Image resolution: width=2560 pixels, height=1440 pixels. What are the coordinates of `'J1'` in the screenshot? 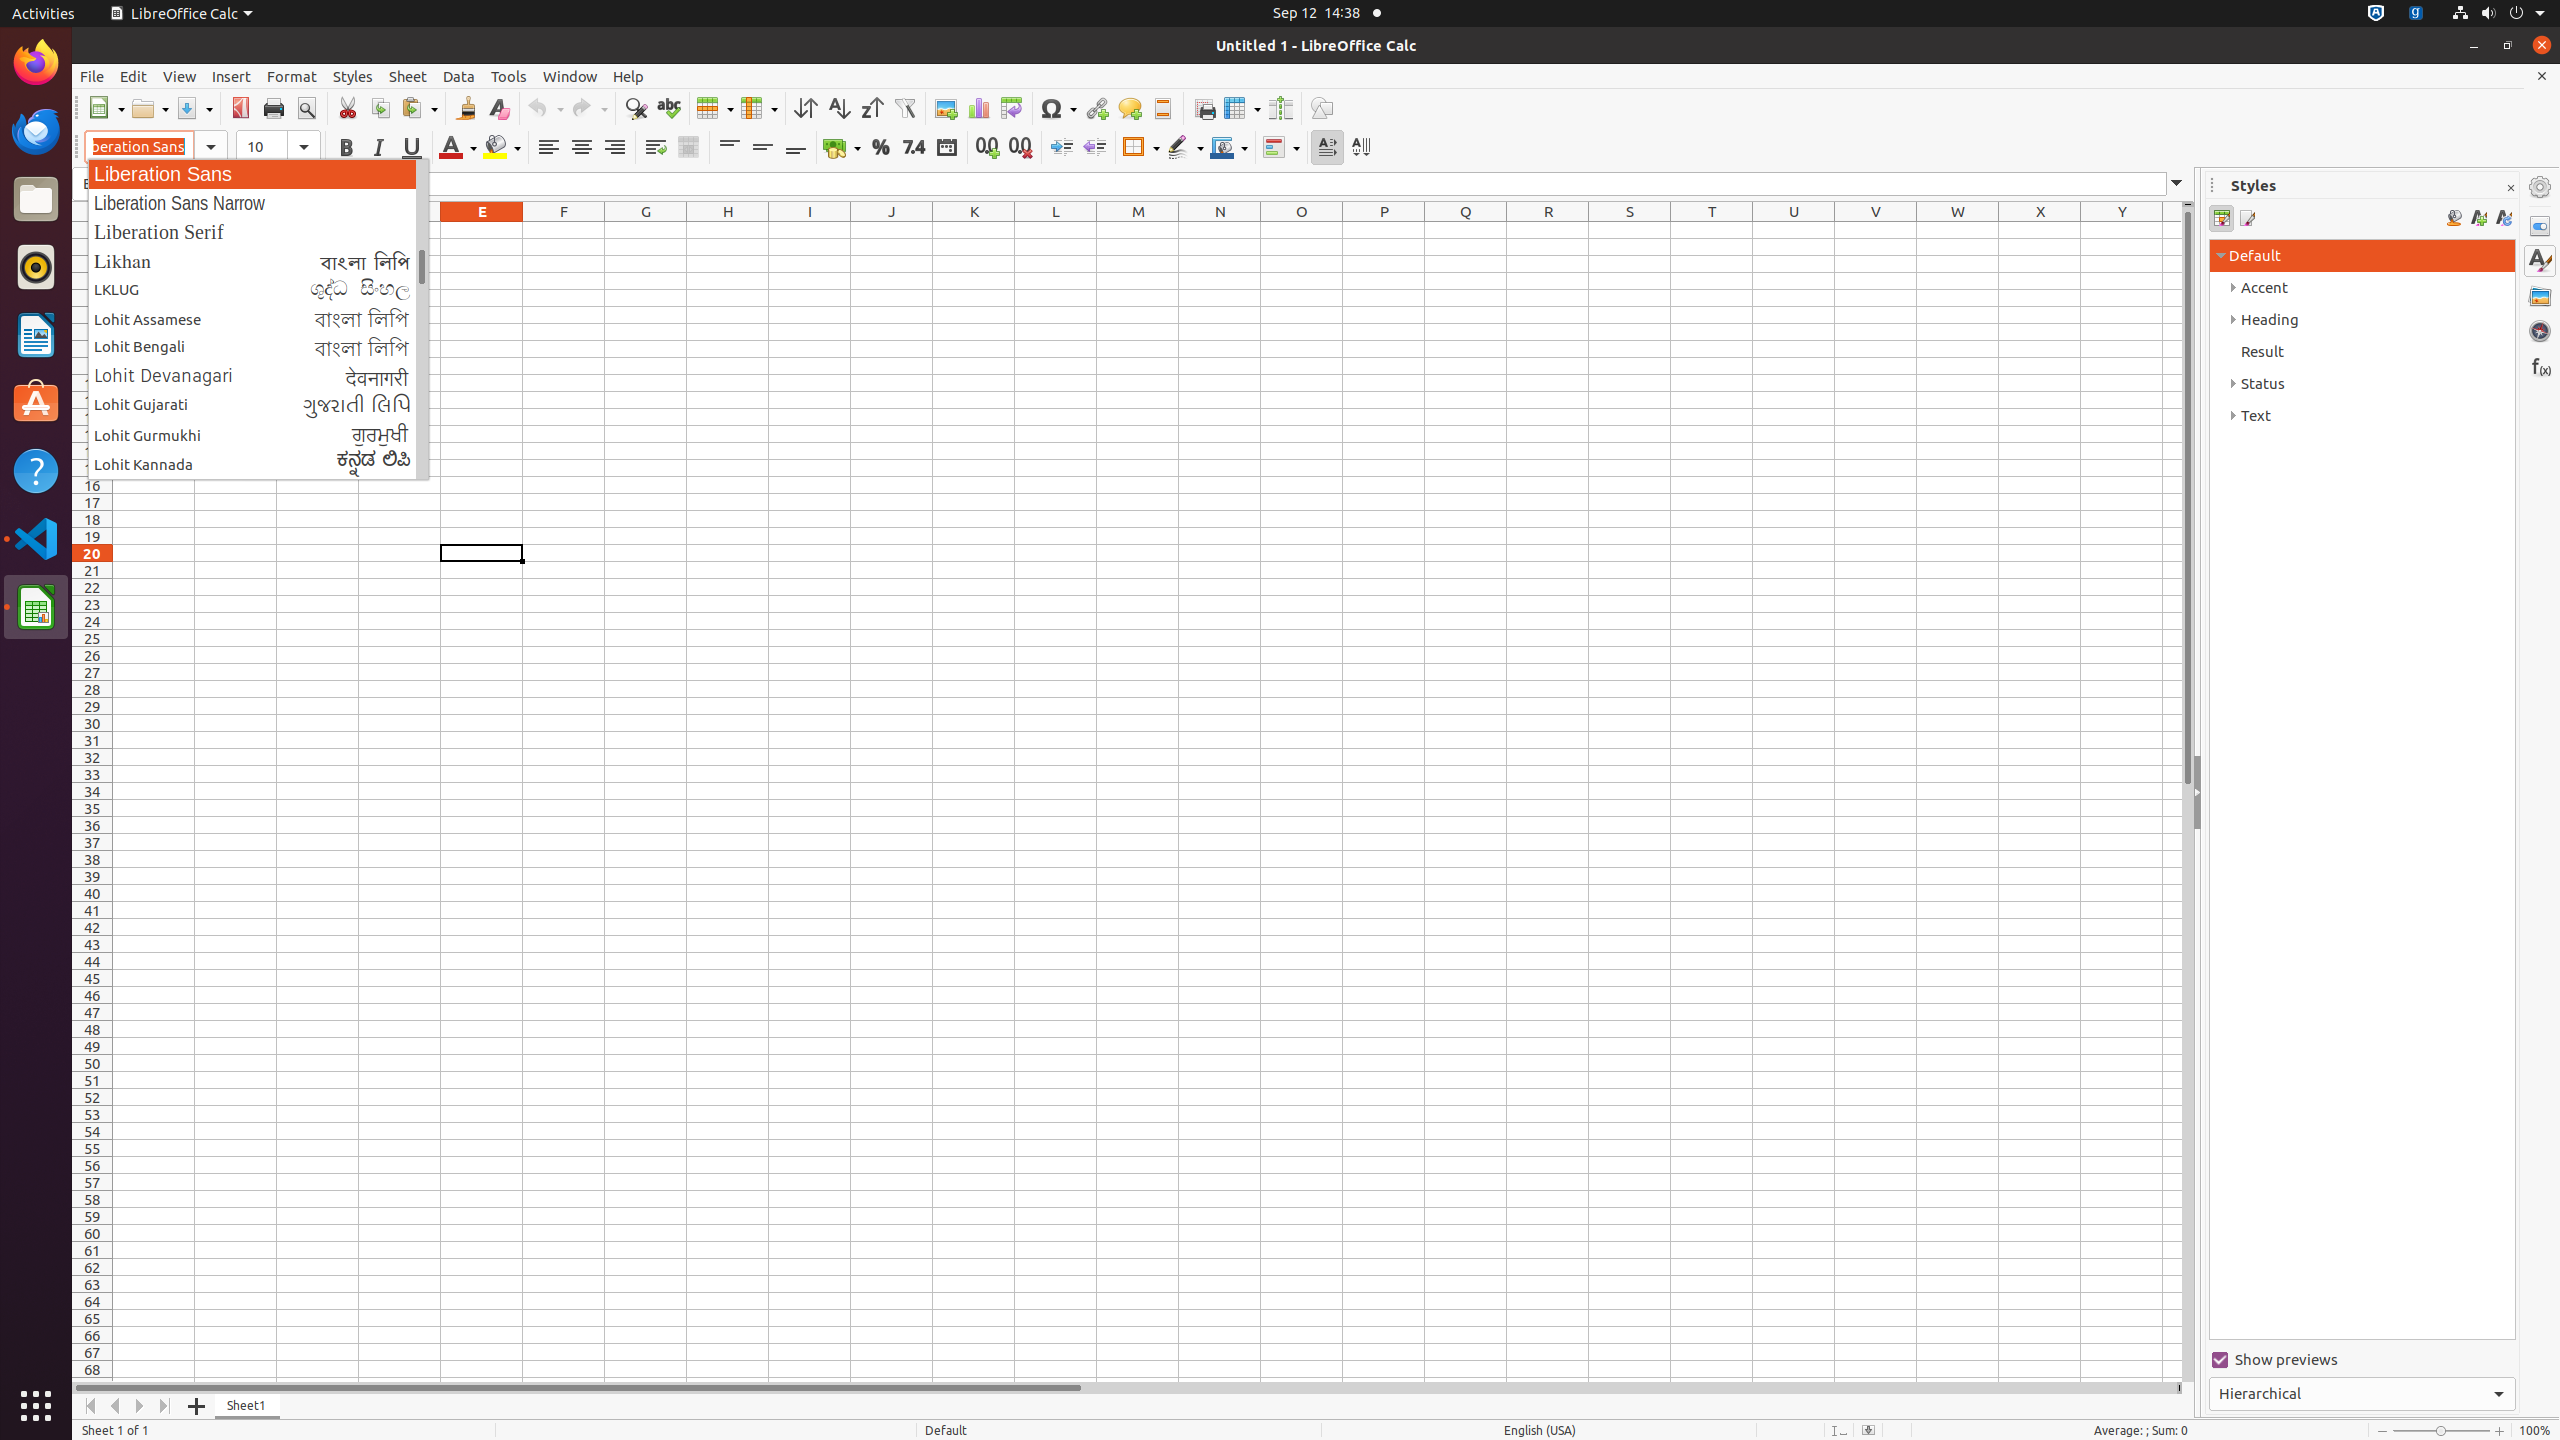 It's located at (890, 229).